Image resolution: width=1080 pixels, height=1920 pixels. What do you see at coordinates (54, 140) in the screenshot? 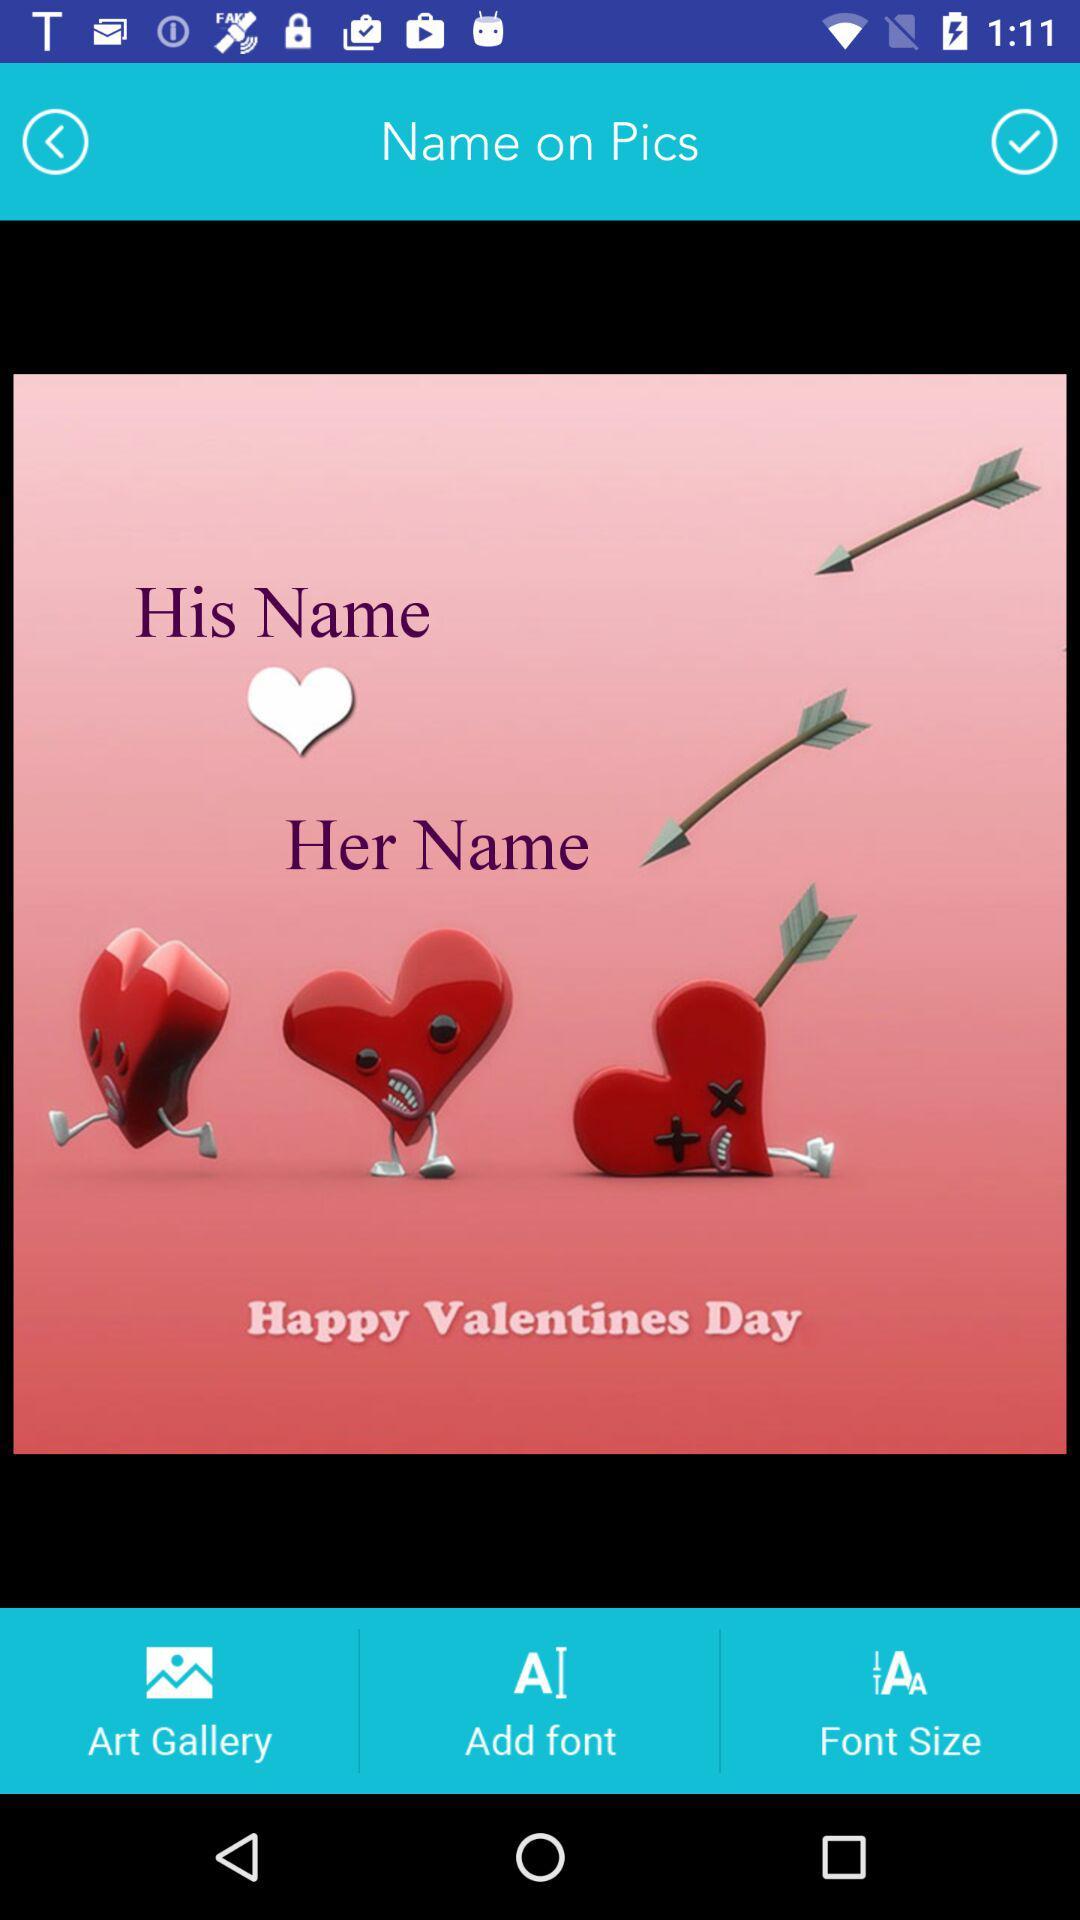
I see `return to previous page` at bounding box center [54, 140].